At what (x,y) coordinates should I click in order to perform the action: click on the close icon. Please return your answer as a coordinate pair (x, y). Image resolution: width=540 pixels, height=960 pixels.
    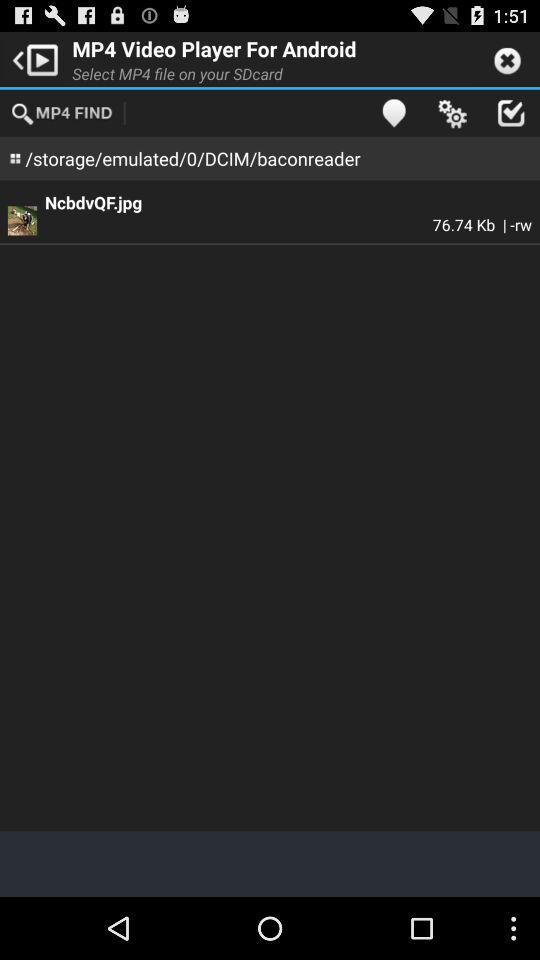
    Looking at the image, I should click on (507, 62).